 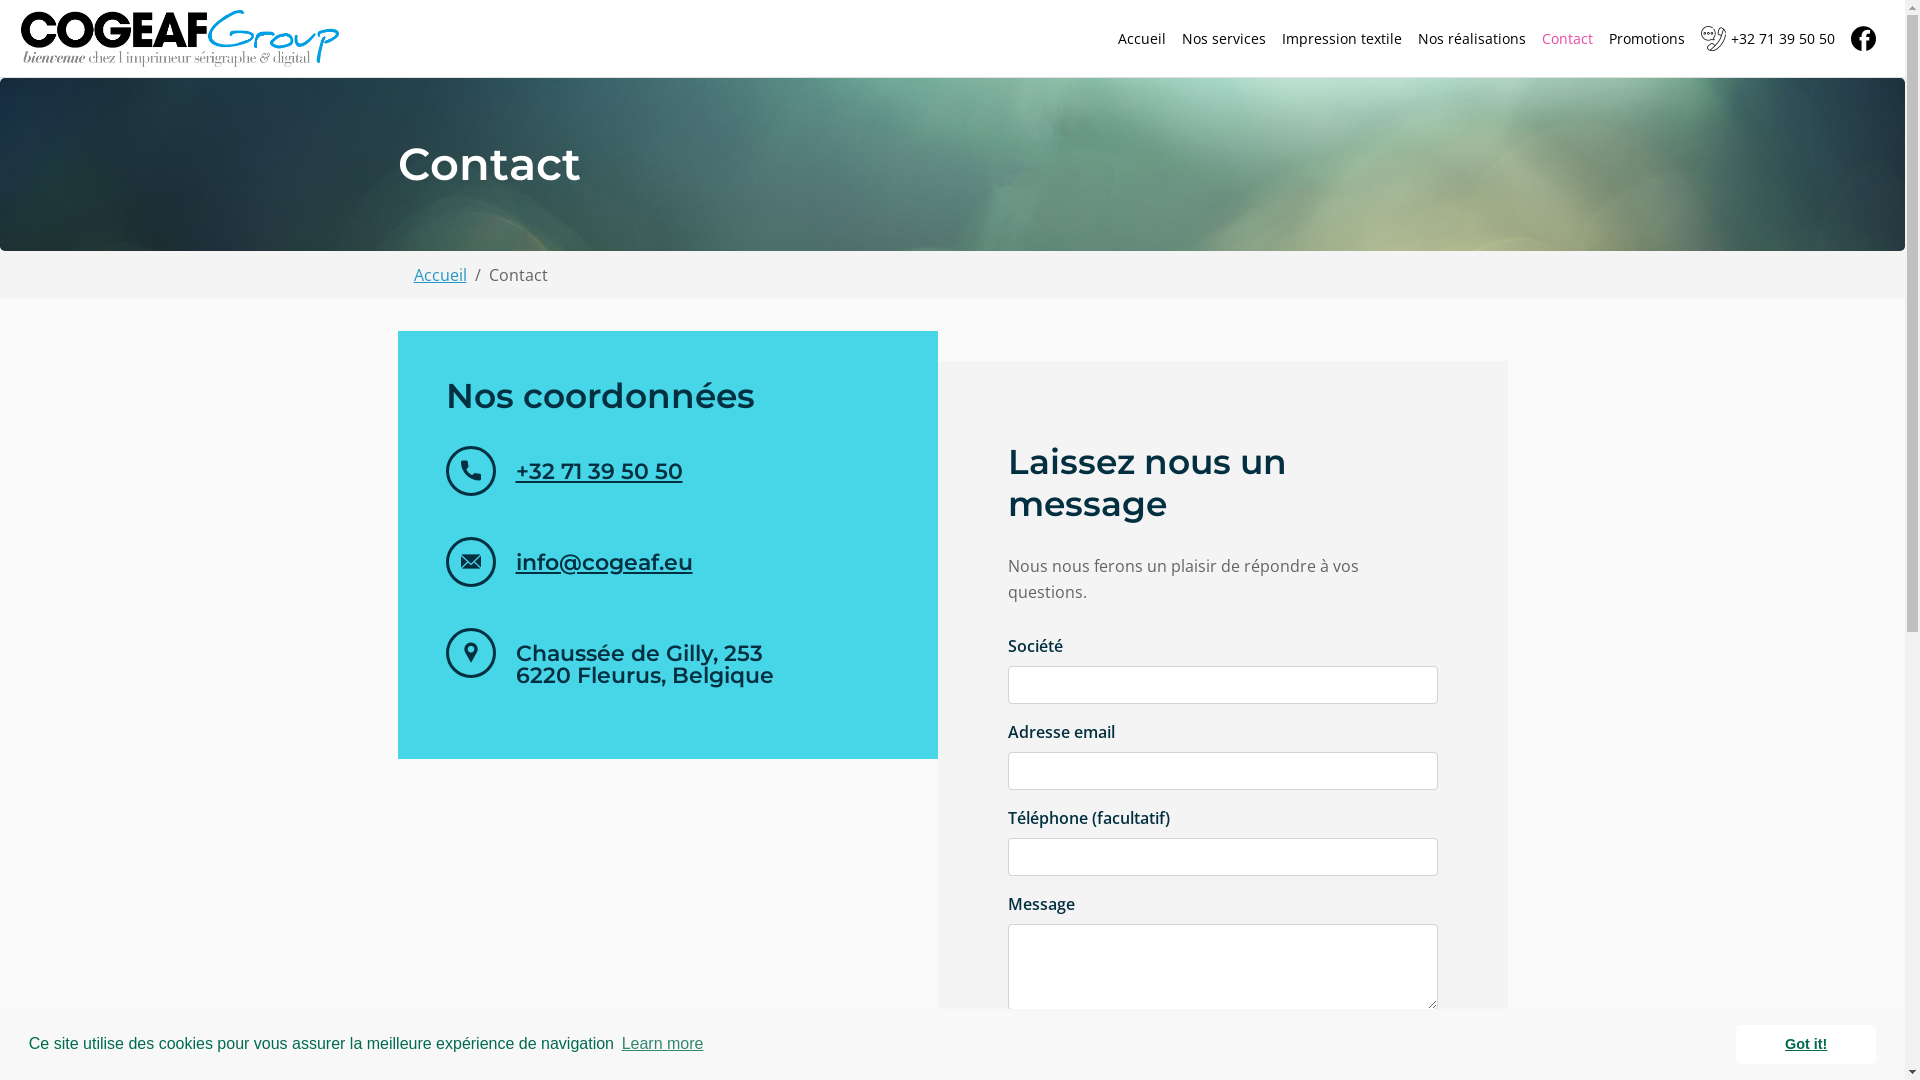 I want to click on 'Accueil', so click(x=439, y=273).